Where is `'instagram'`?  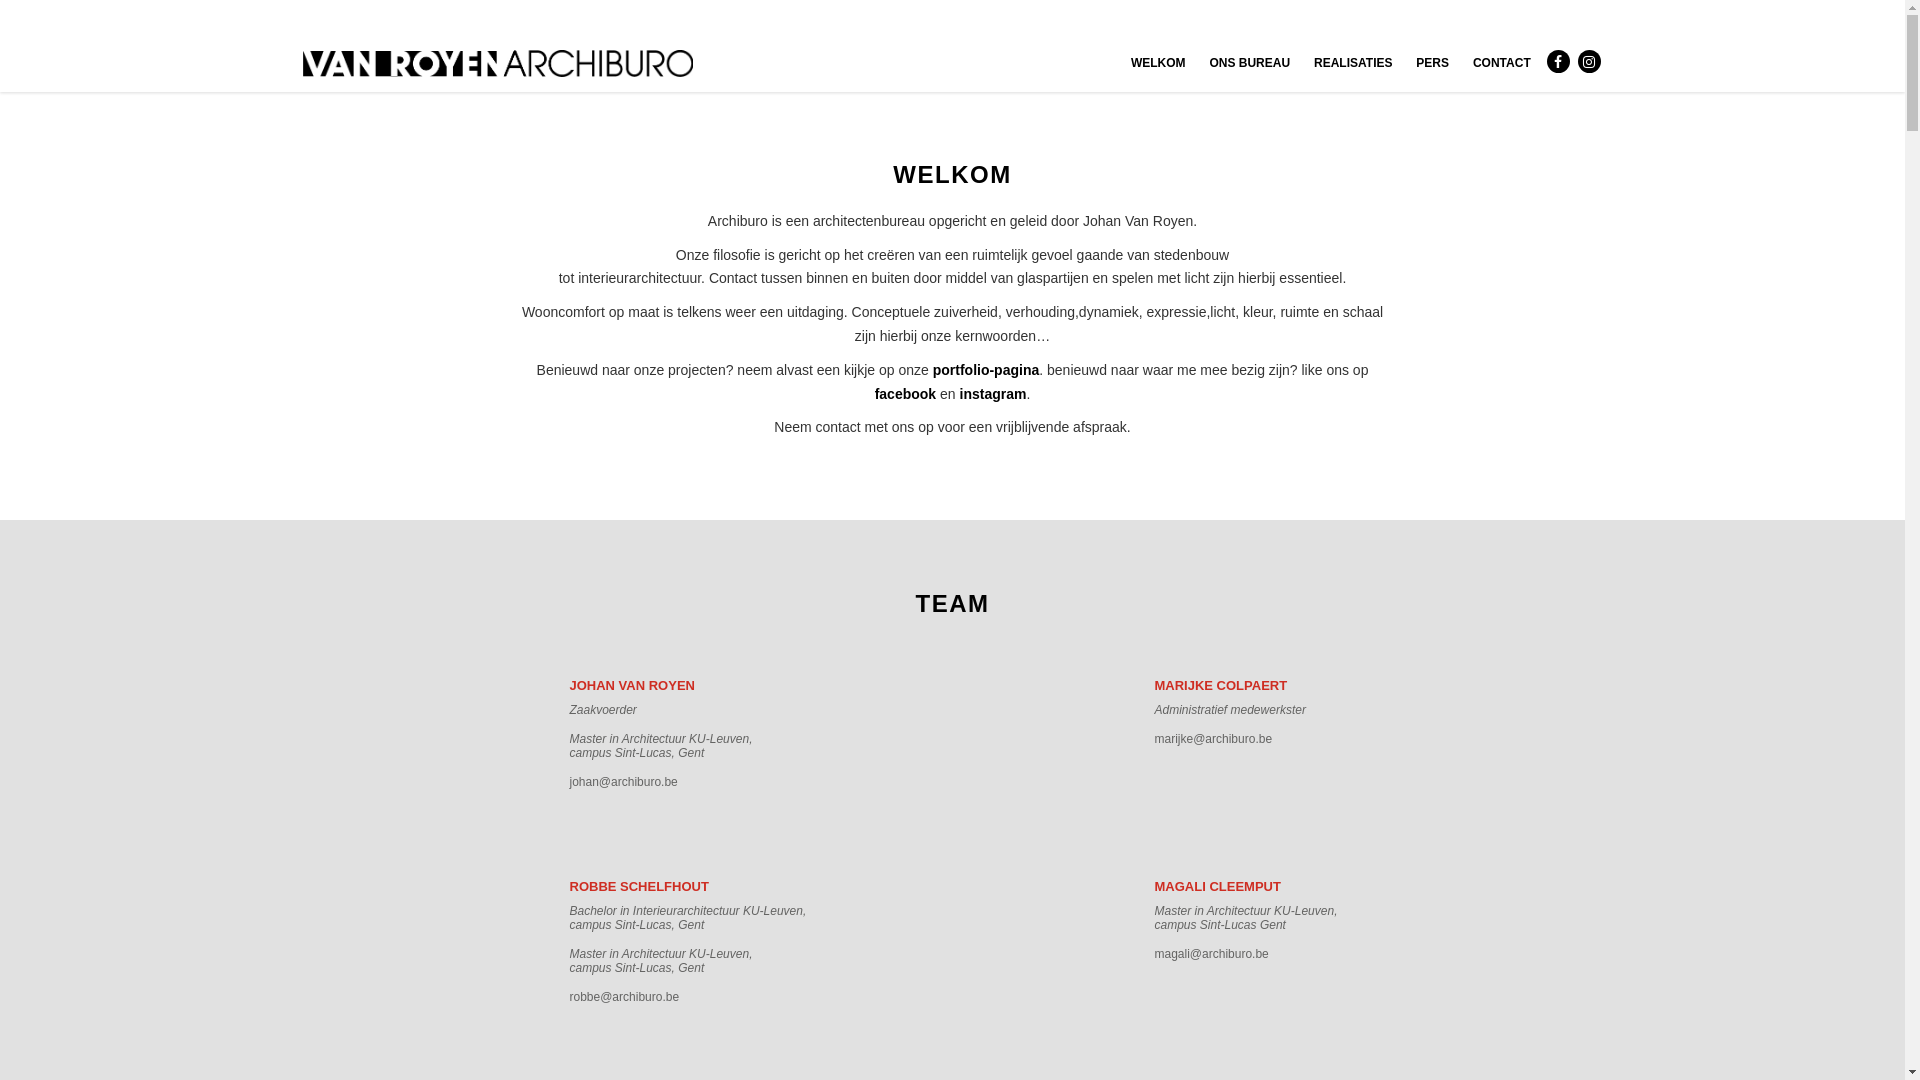 'instagram' is located at coordinates (993, 393).